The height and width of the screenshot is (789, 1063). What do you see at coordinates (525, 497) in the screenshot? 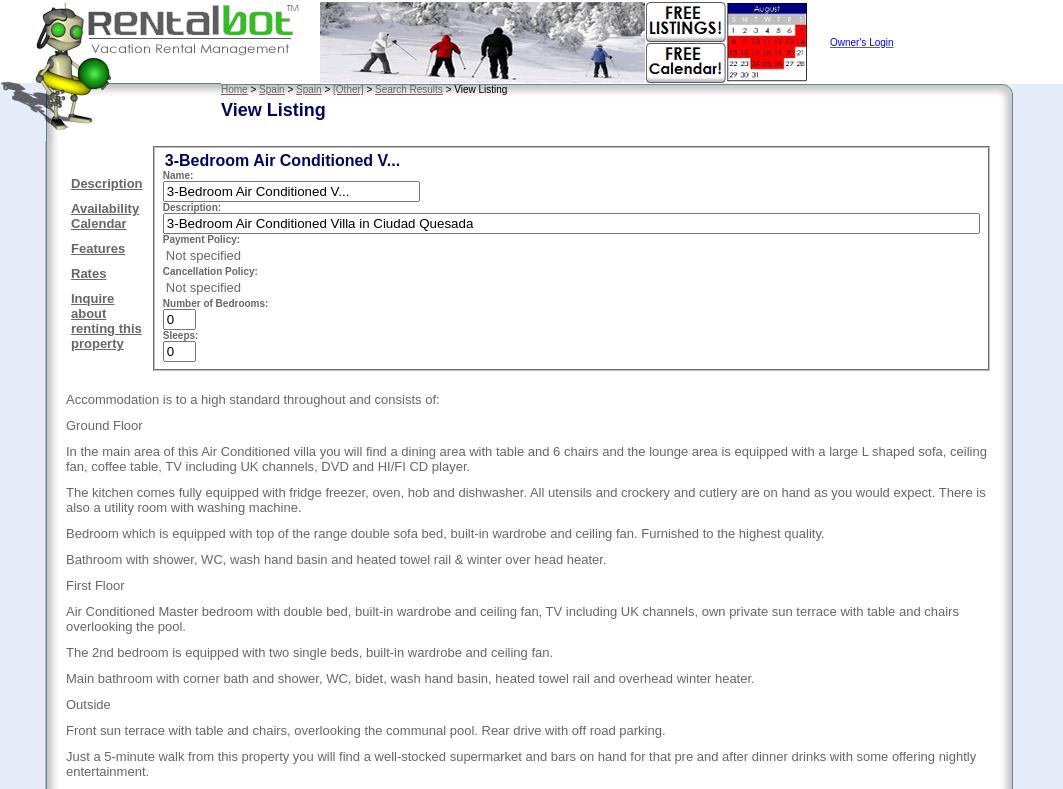
I see `'The kitchen comes fully equipped with fridge freezer, oven, hob and dishwasher. All utensils and crockery and cutlery are on hand as you would expect. There is also a utility room with washing machine.'` at bounding box center [525, 497].